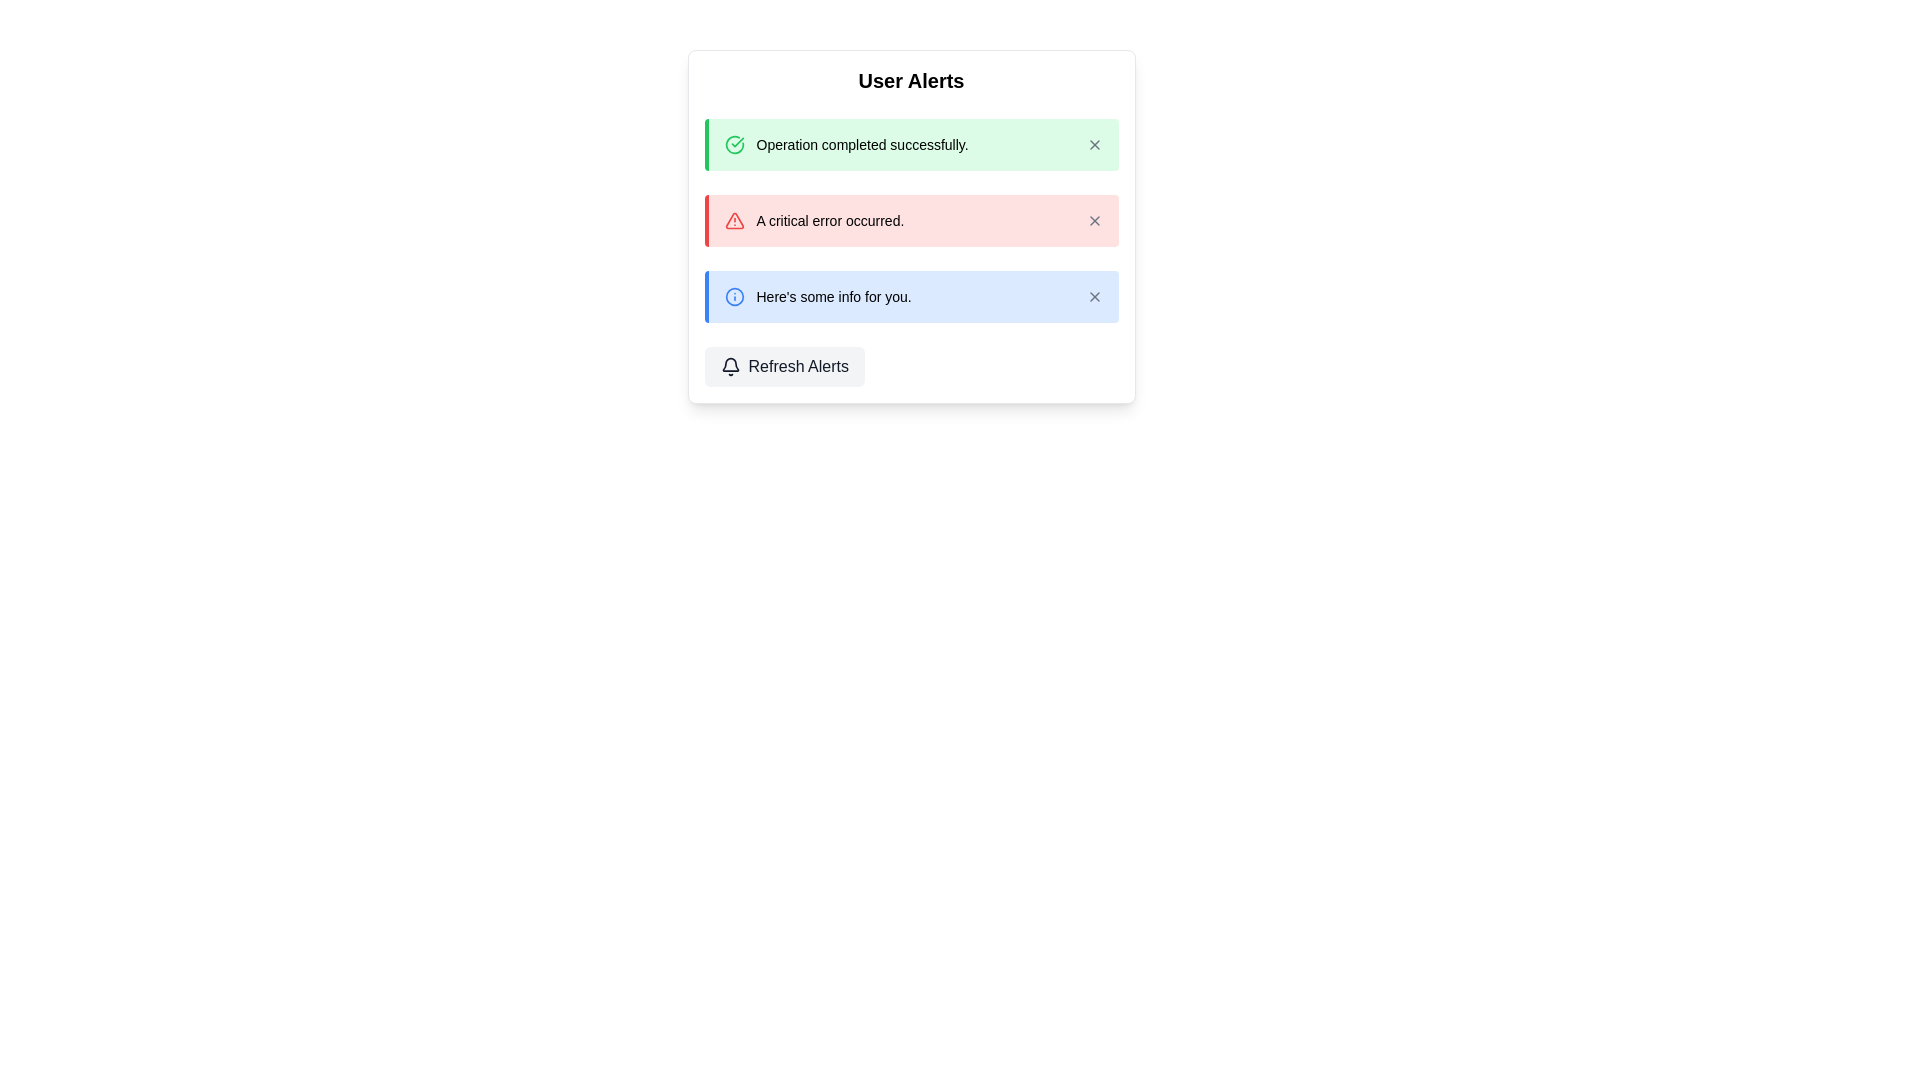 The width and height of the screenshot is (1920, 1080). What do you see at coordinates (1093, 220) in the screenshot?
I see `the small gray button with an 'X' shape located on the right side of the alert box indicating a critical error` at bounding box center [1093, 220].